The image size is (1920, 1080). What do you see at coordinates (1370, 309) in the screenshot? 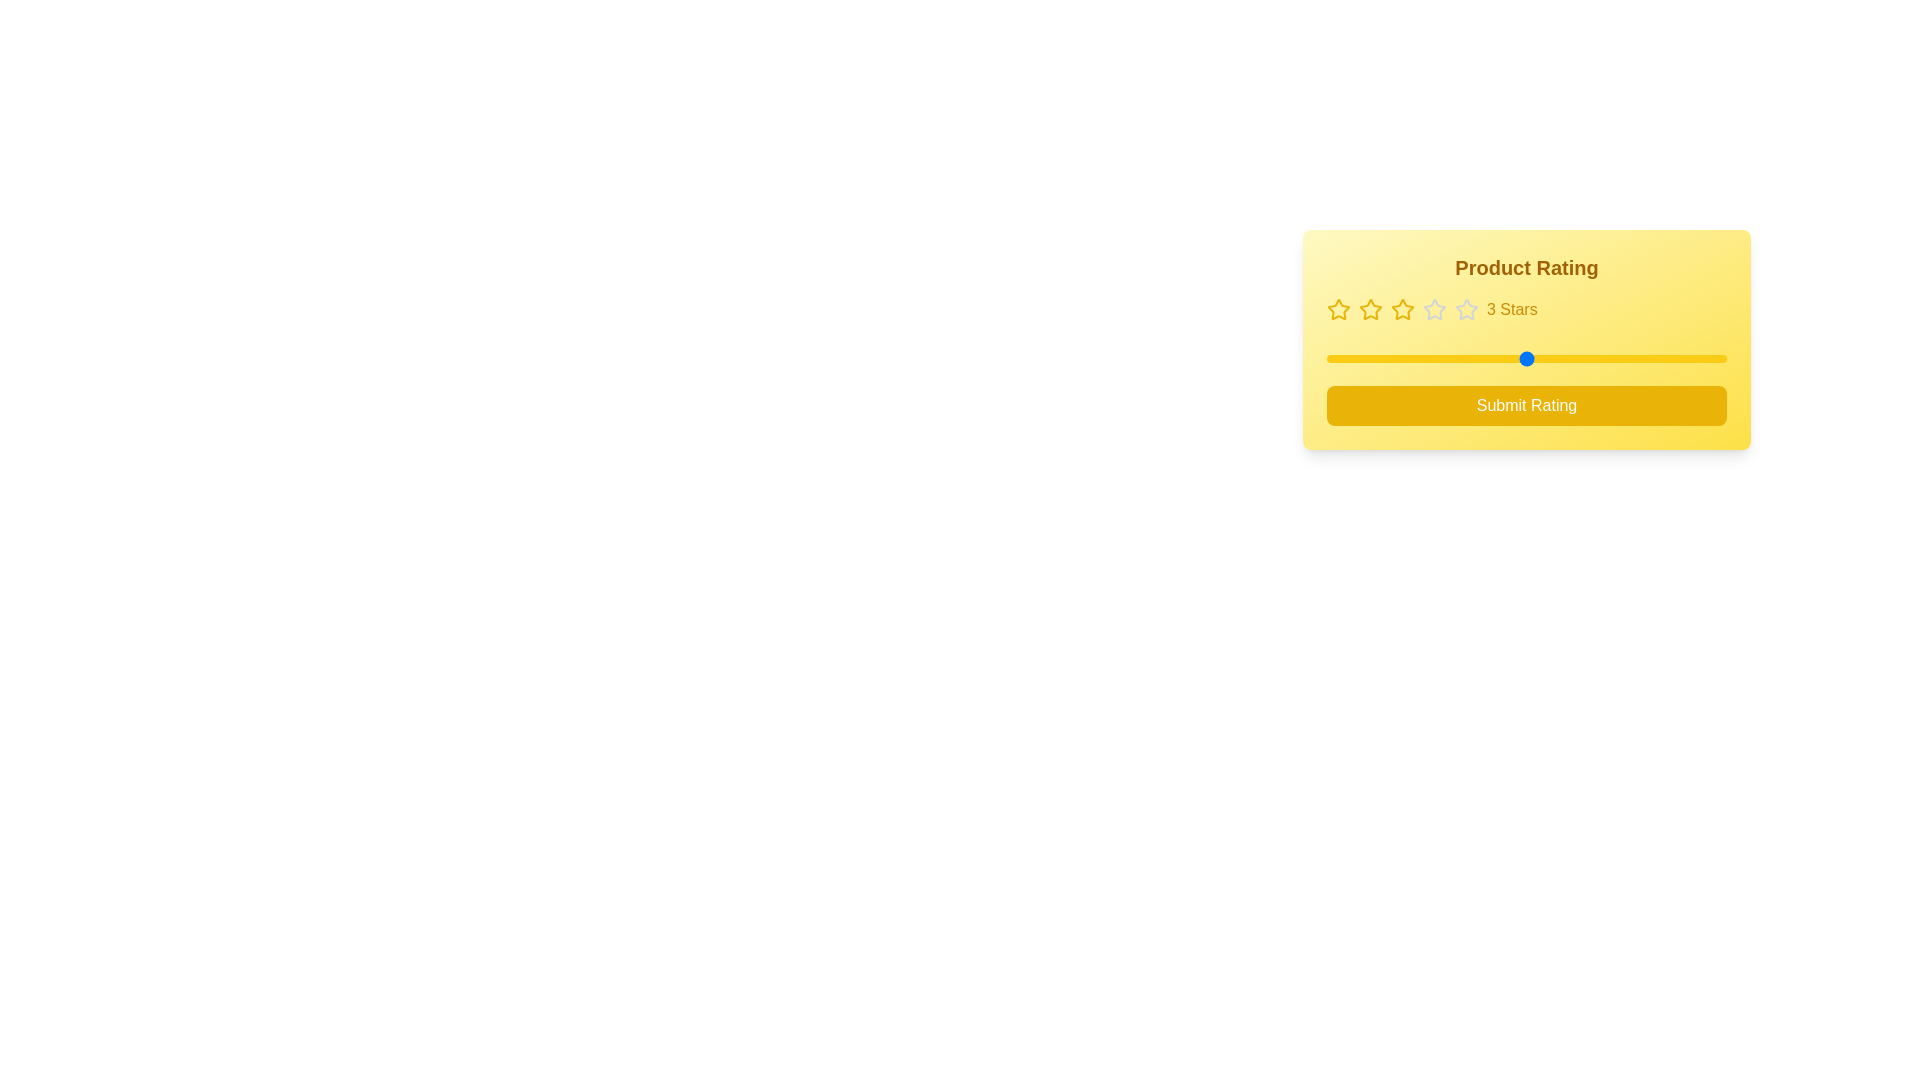
I see `the third star icon` at bounding box center [1370, 309].